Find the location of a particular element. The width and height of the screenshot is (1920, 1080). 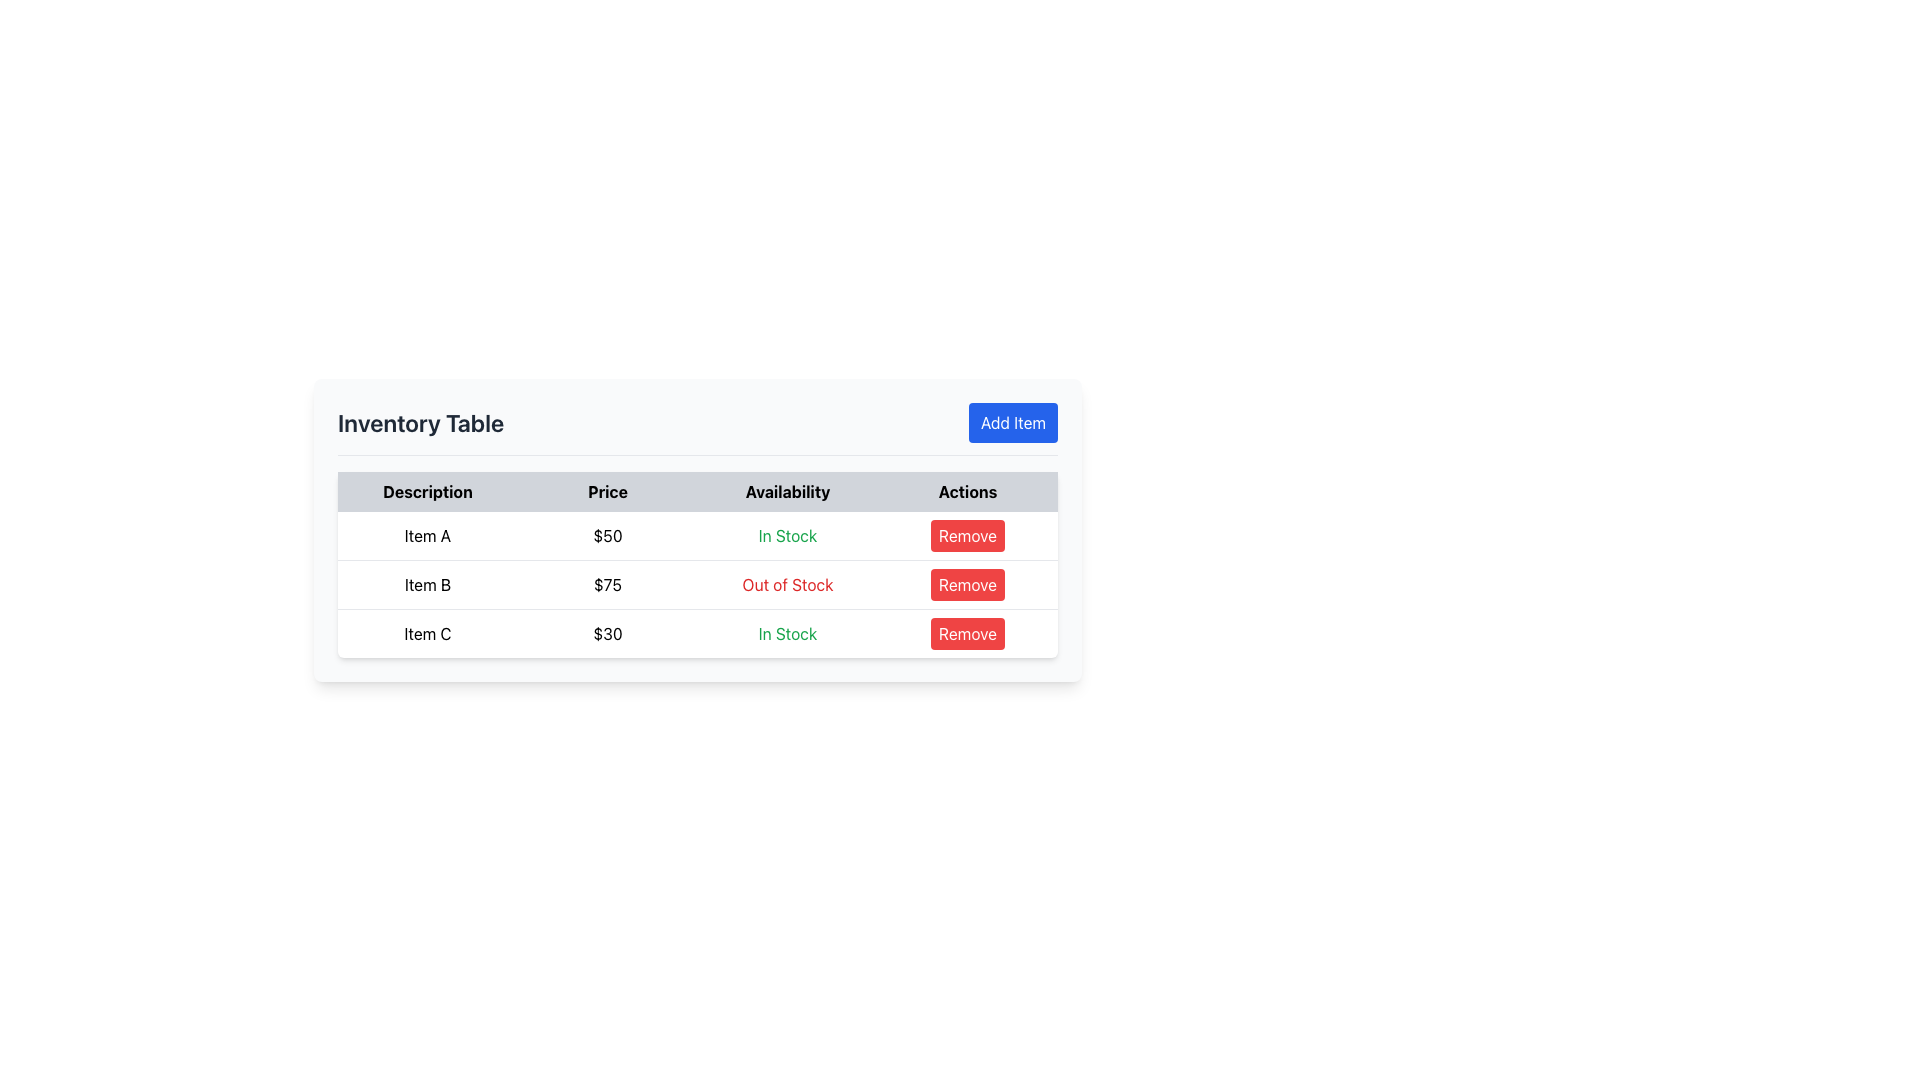

the red-colored text label reading 'Out of Stock' in the 'Availability' column of the inventory list for 'Item B' is located at coordinates (786, 585).